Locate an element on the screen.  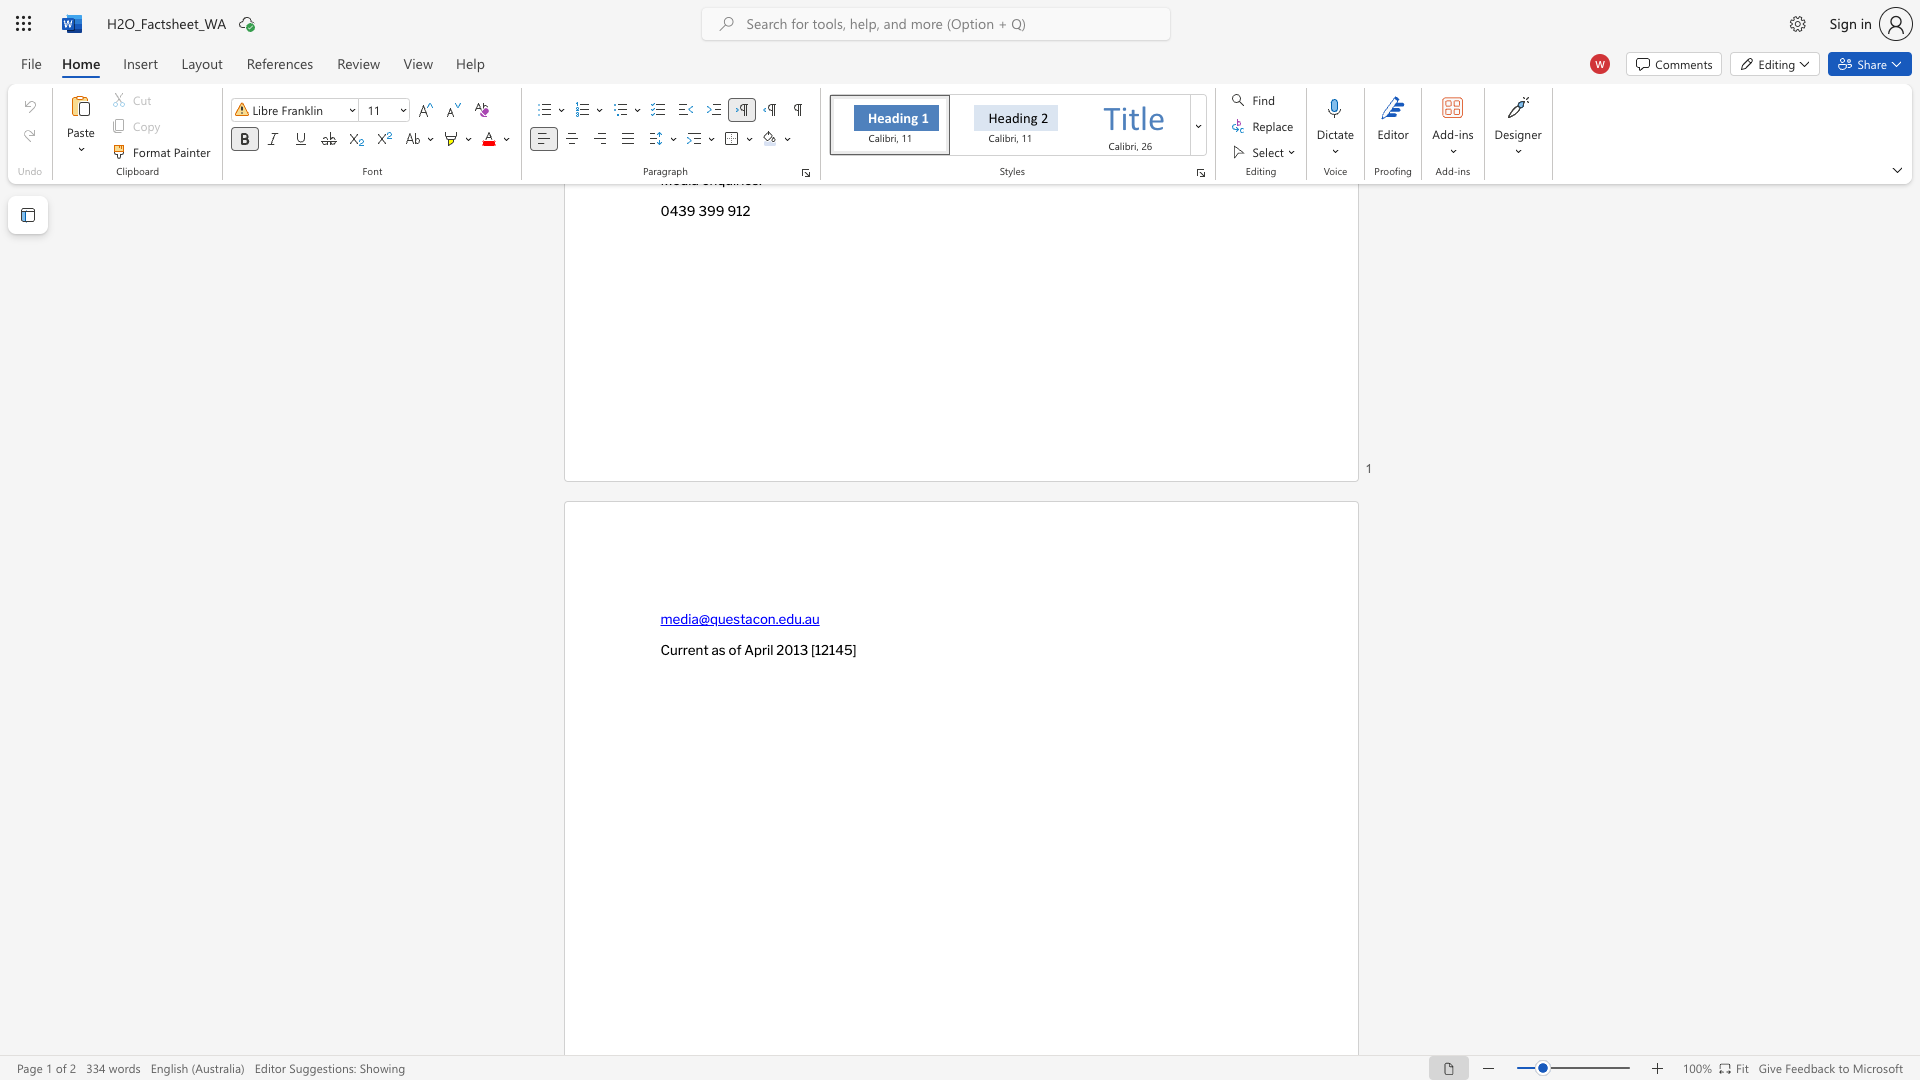
the subset text "co" within the text "media@questacon.edu.au" is located at coordinates (751, 618).